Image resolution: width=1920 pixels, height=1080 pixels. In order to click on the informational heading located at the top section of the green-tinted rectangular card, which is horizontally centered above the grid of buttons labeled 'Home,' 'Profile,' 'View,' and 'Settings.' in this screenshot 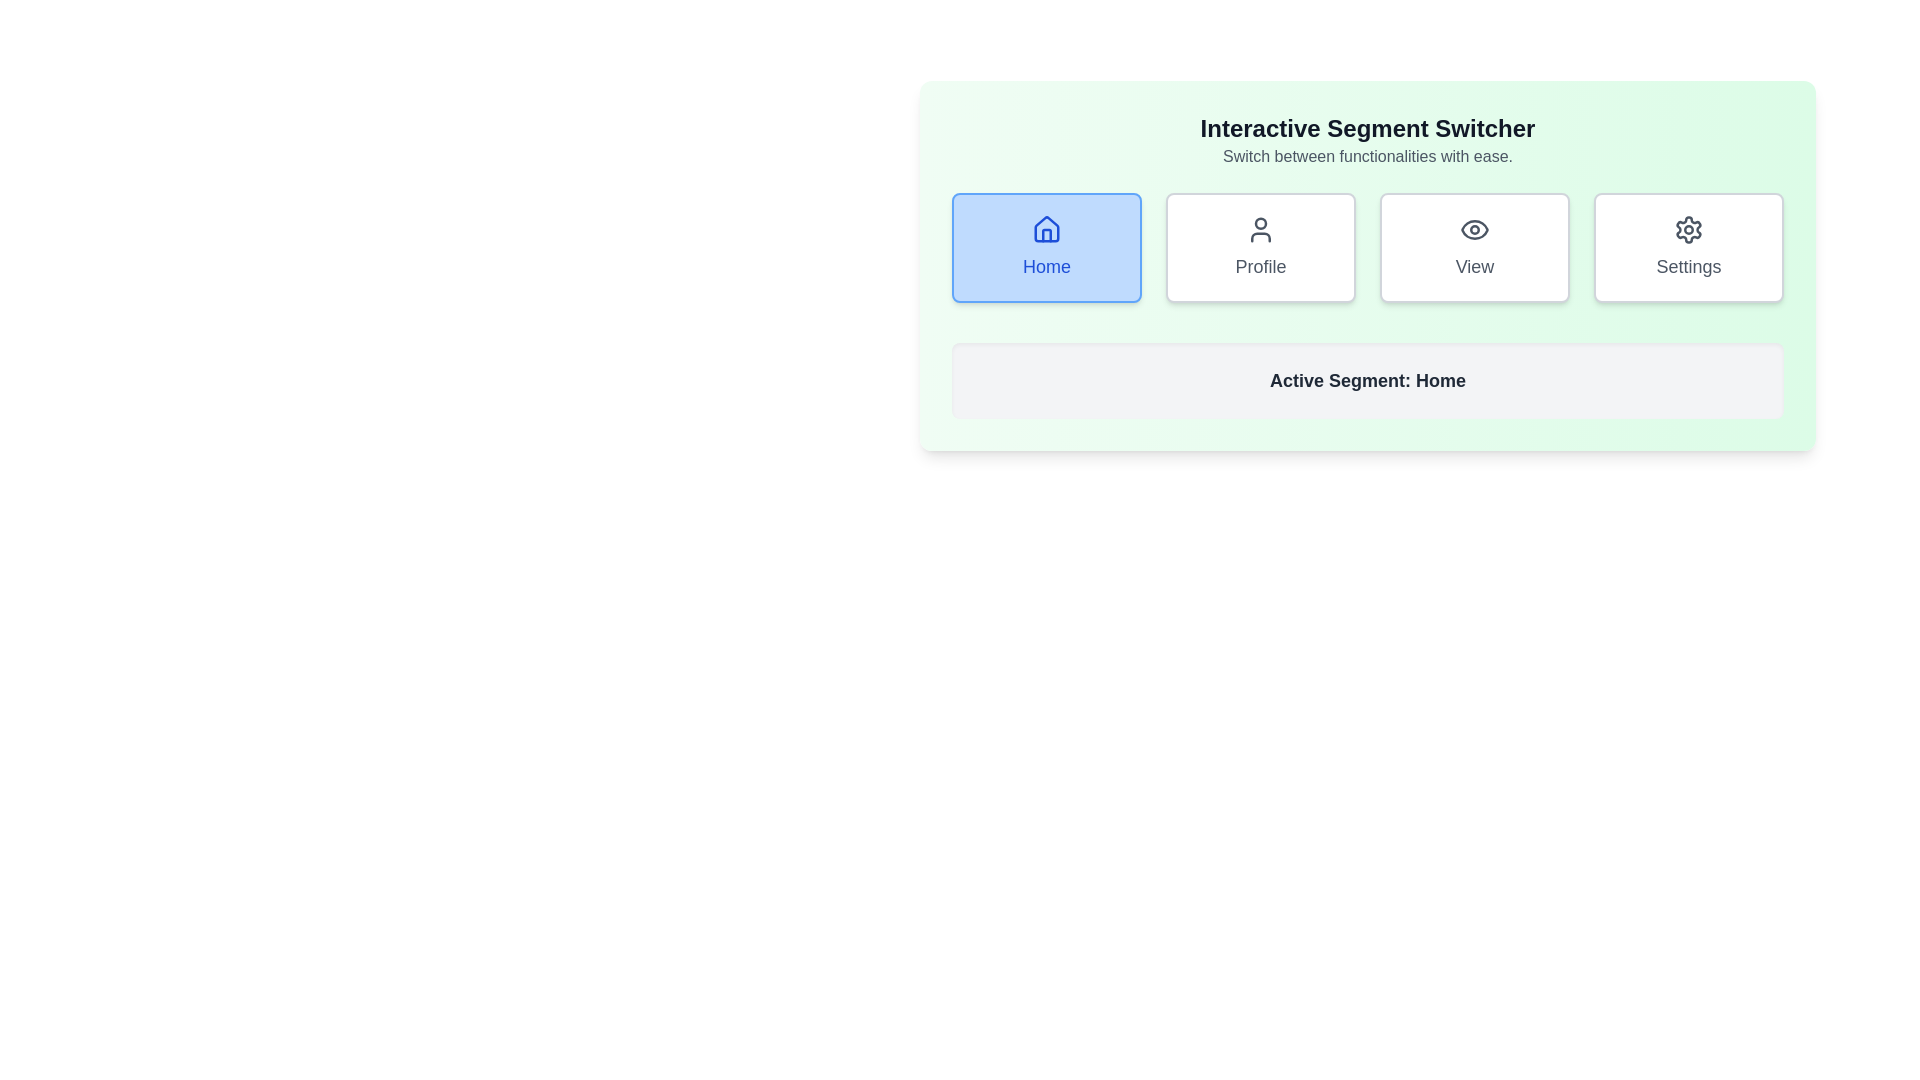, I will do `click(1367, 140)`.